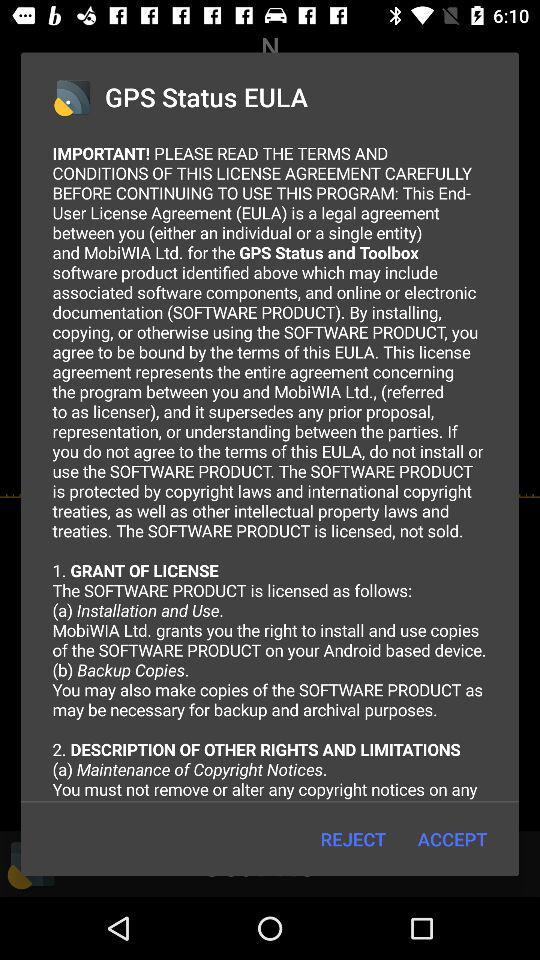 This screenshot has height=960, width=540. I want to click on item next to reject item, so click(452, 839).